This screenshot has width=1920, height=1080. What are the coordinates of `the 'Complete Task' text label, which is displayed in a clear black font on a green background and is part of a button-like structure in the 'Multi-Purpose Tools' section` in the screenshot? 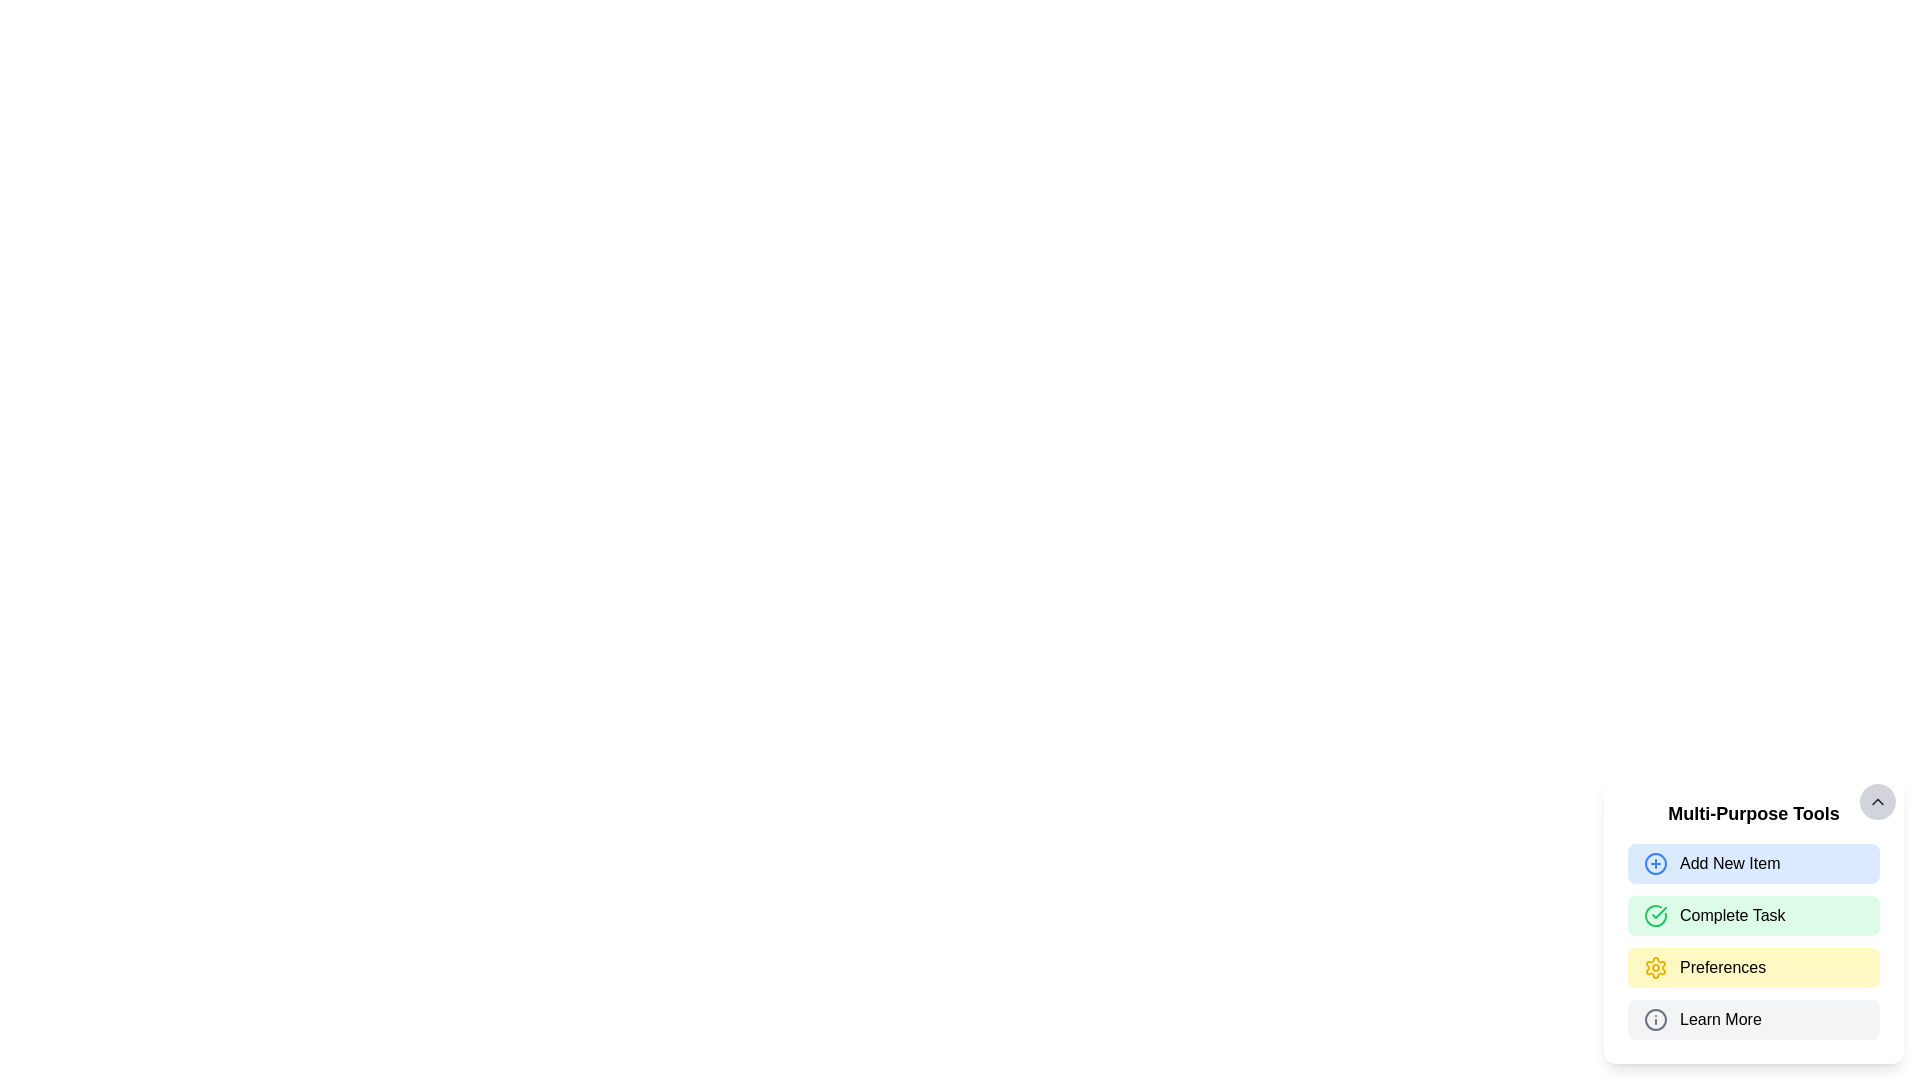 It's located at (1731, 915).